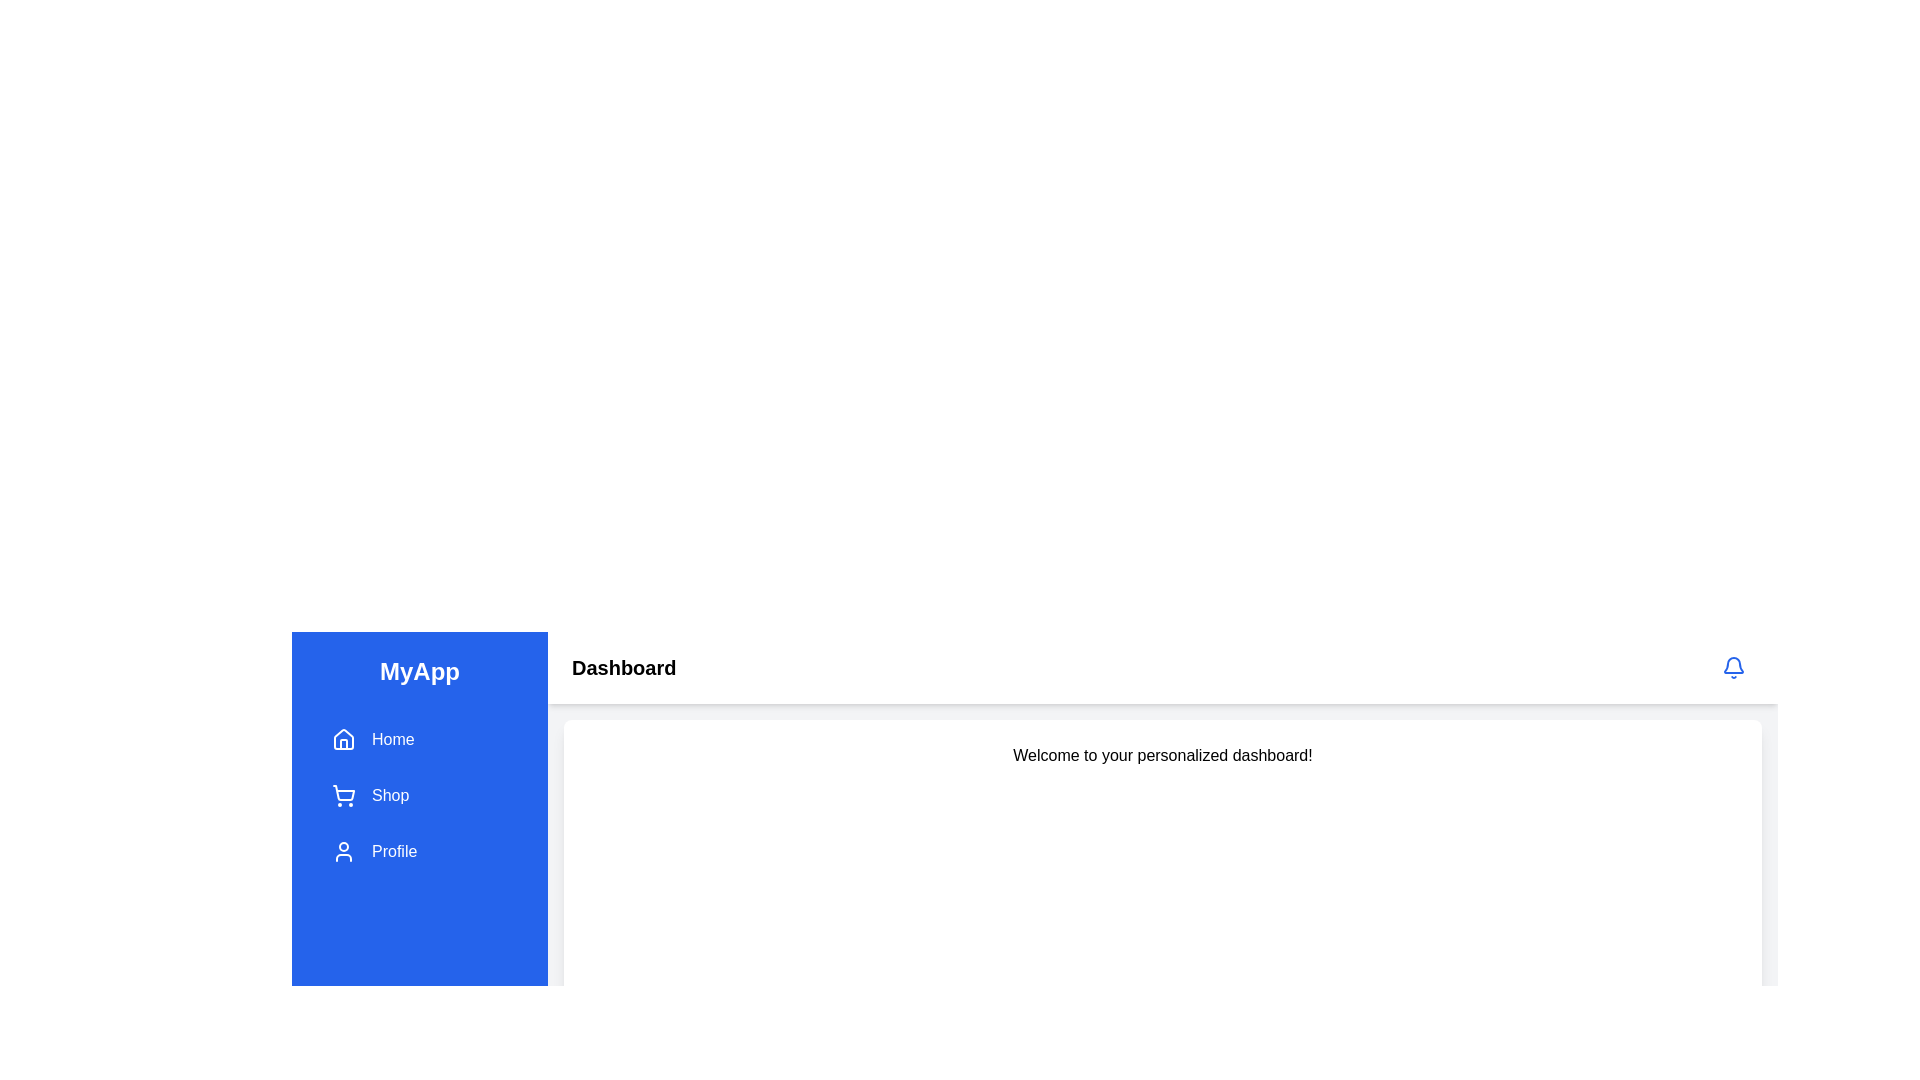 This screenshot has width=1920, height=1080. What do you see at coordinates (1732, 667) in the screenshot?
I see `the notification icon located in the rightmost section of the top bar` at bounding box center [1732, 667].